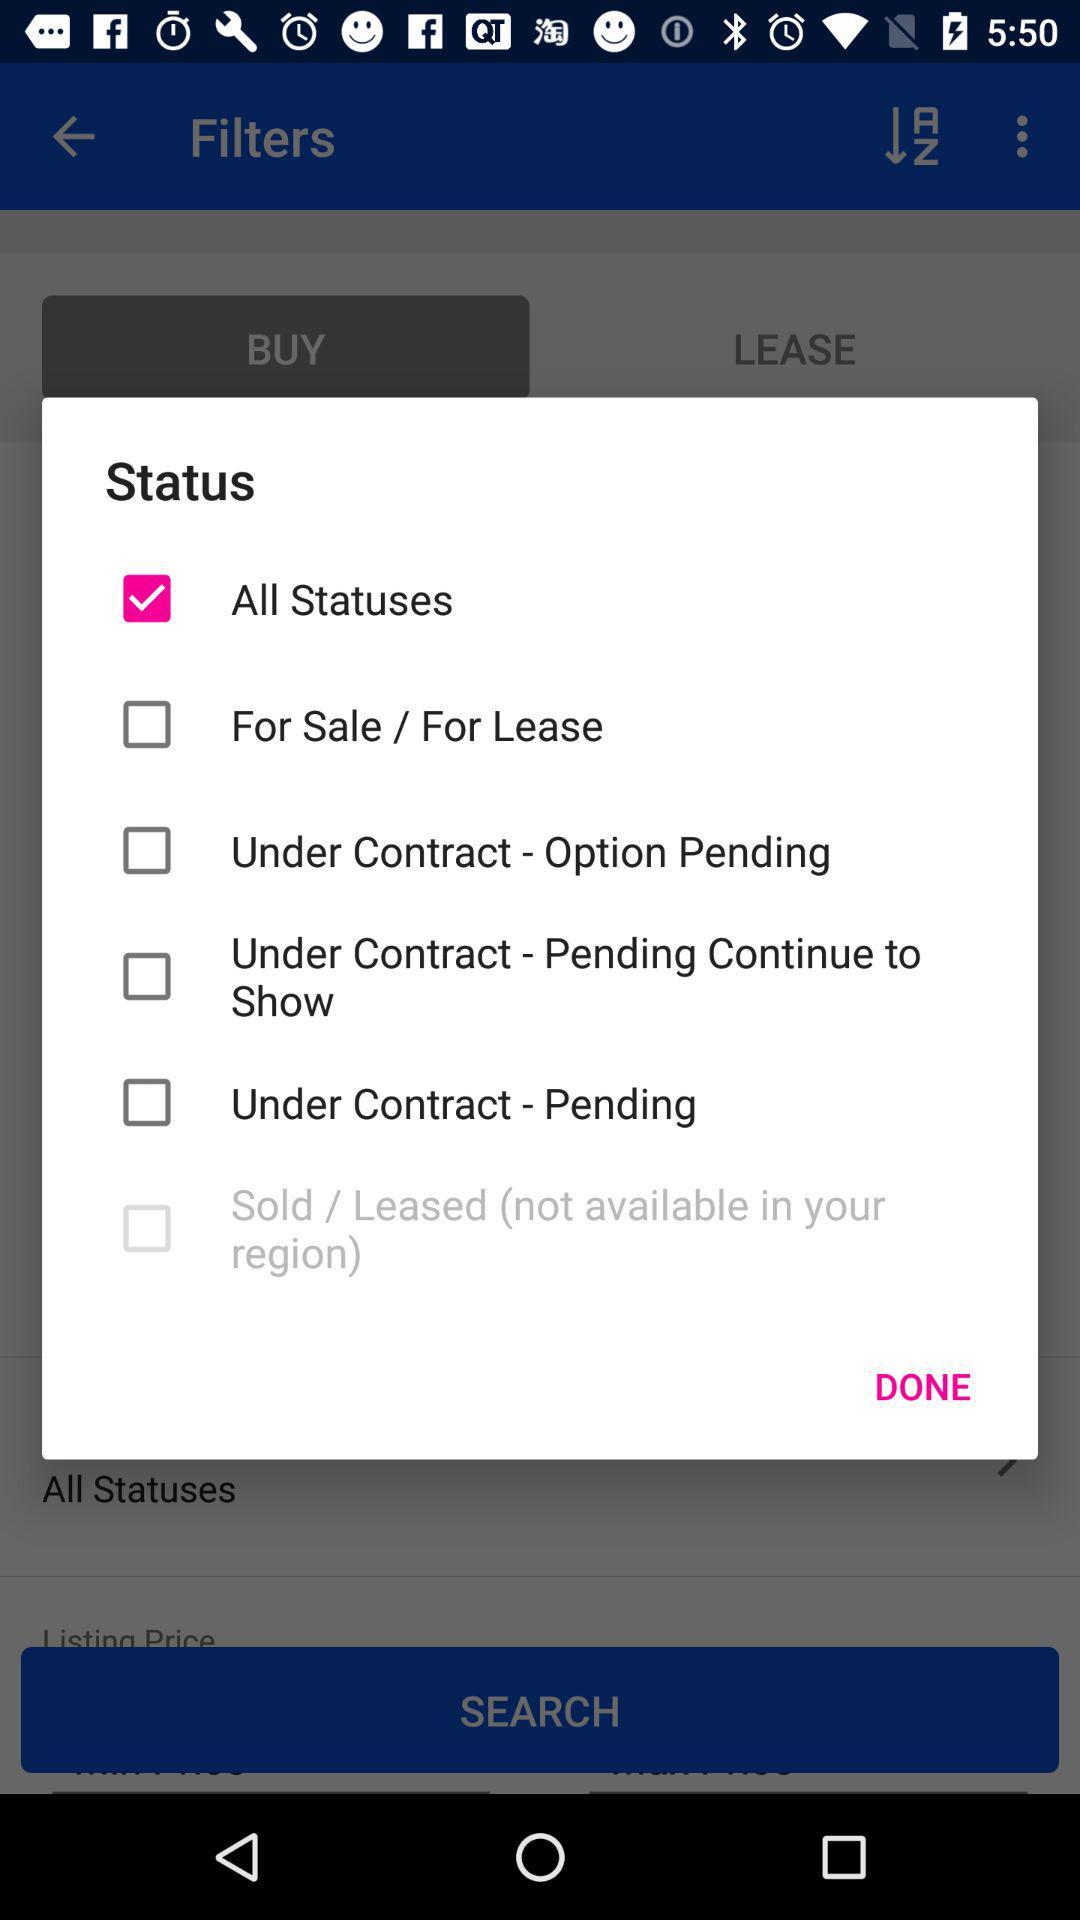  What do you see at coordinates (601, 723) in the screenshot?
I see `the item above under contract option icon` at bounding box center [601, 723].